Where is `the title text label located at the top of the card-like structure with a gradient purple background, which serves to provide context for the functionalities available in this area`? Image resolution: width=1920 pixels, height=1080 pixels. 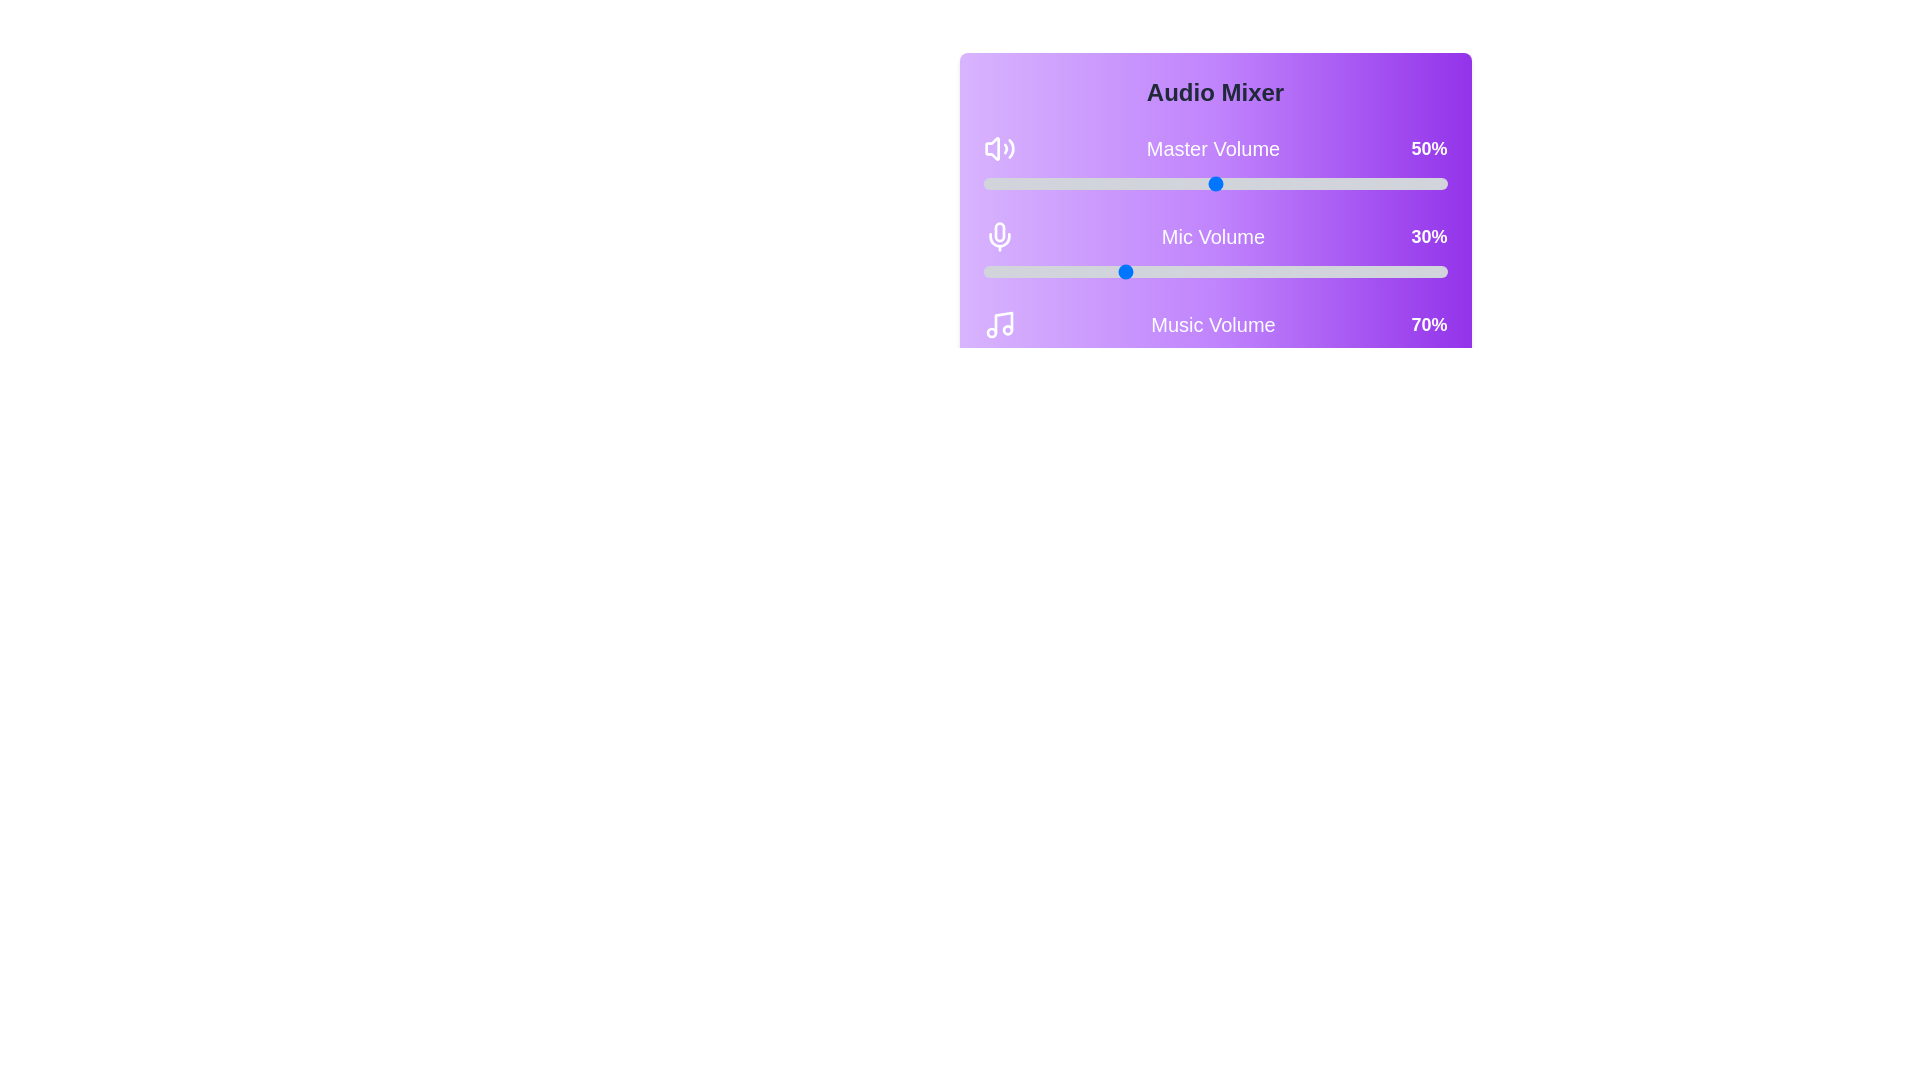
the title text label located at the top of the card-like structure with a gradient purple background, which serves to provide context for the functionalities available in this area is located at coordinates (1214, 92).